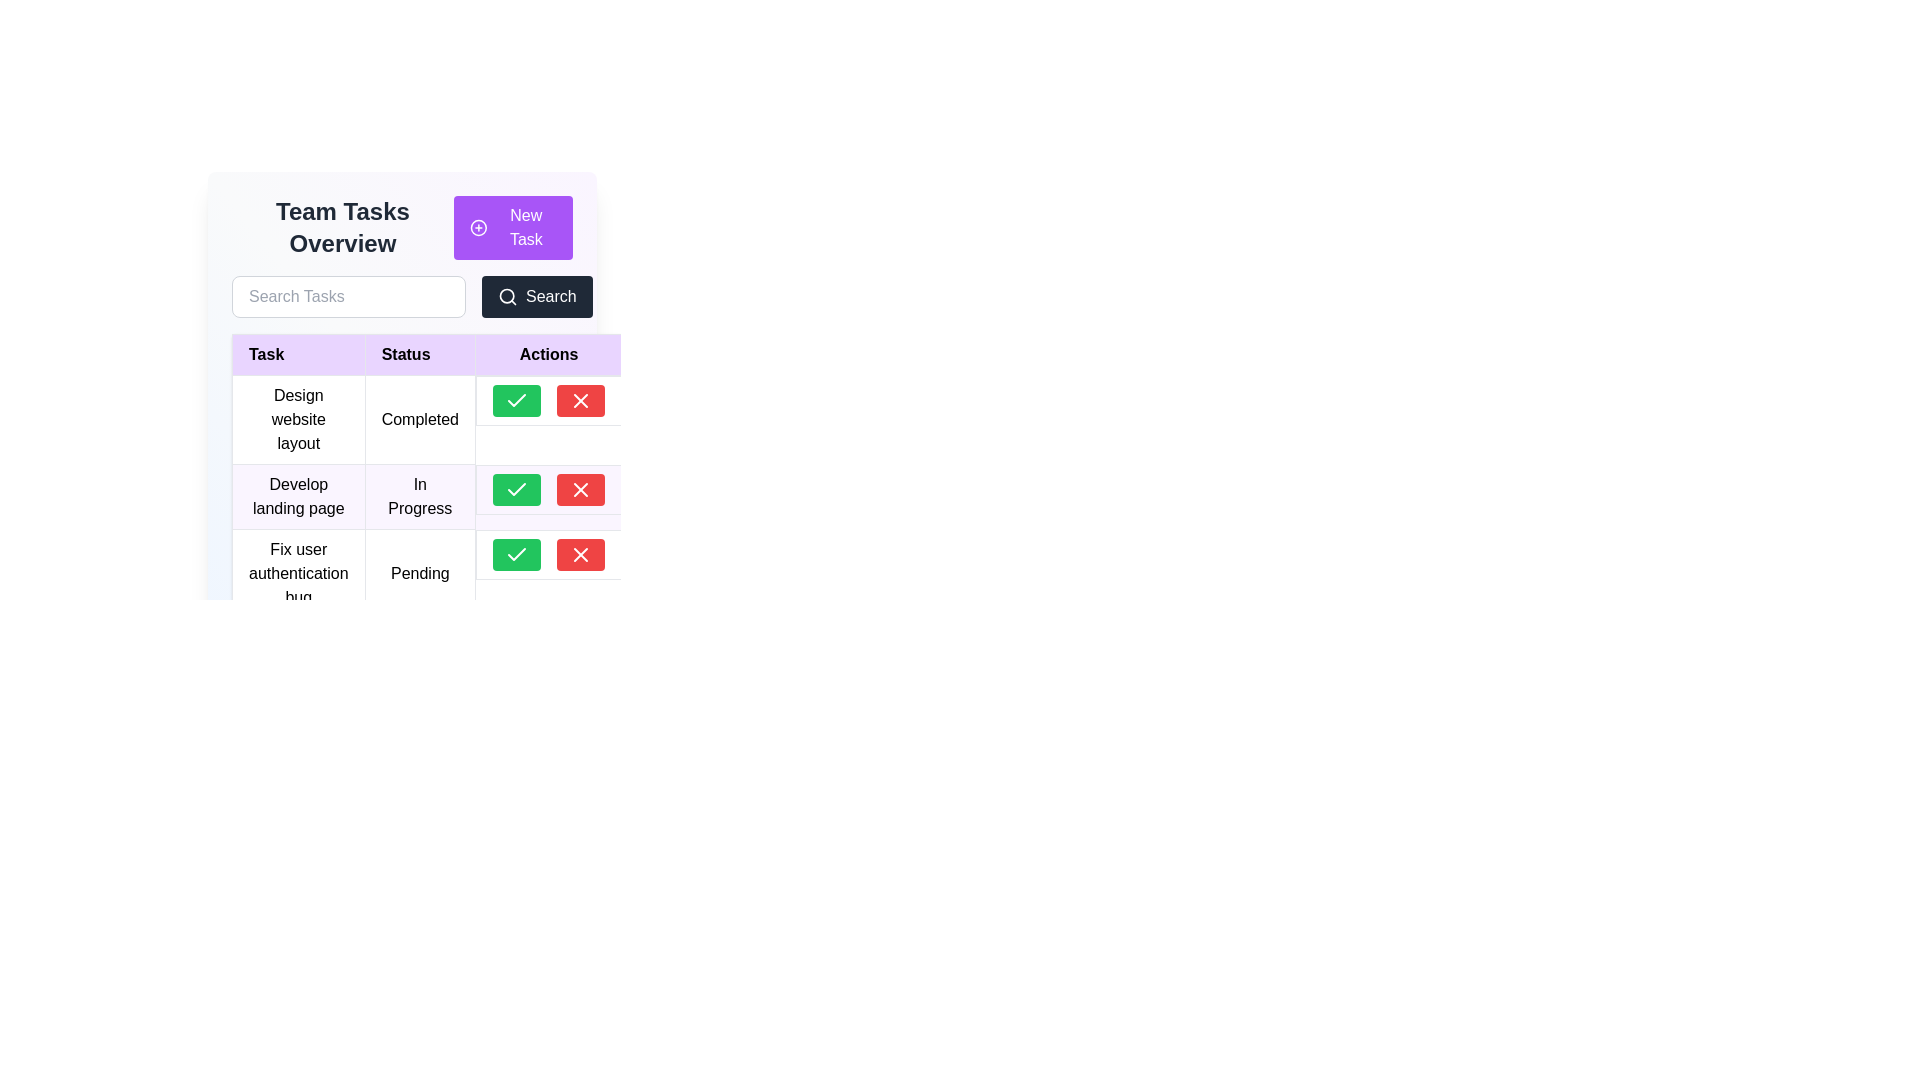 This screenshot has height=1080, width=1920. Describe the element at coordinates (579, 401) in the screenshot. I see `the red rounded button with a white 'X' icon` at that location.